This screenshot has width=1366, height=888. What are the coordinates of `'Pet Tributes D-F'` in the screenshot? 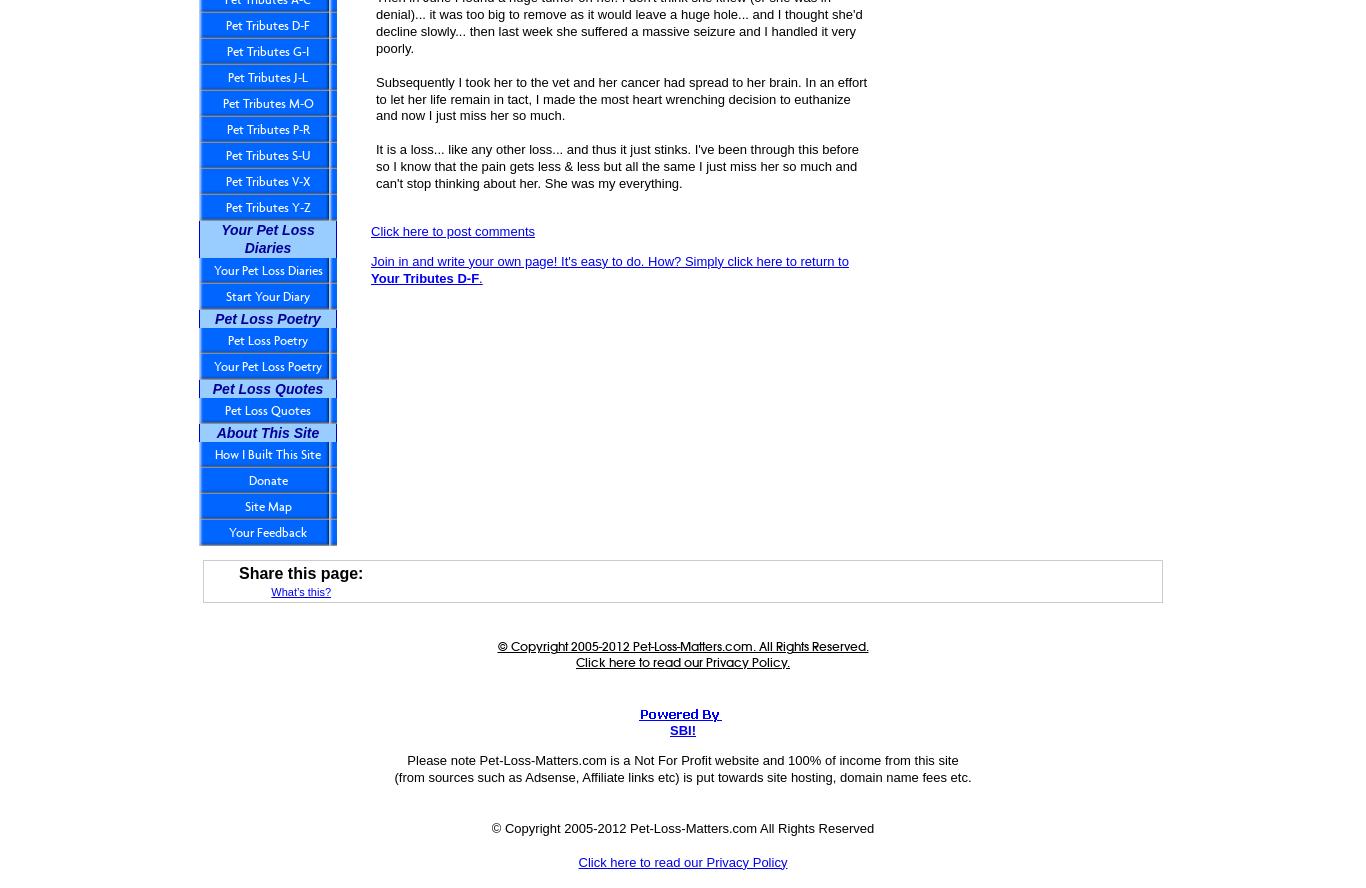 It's located at (268, 25).